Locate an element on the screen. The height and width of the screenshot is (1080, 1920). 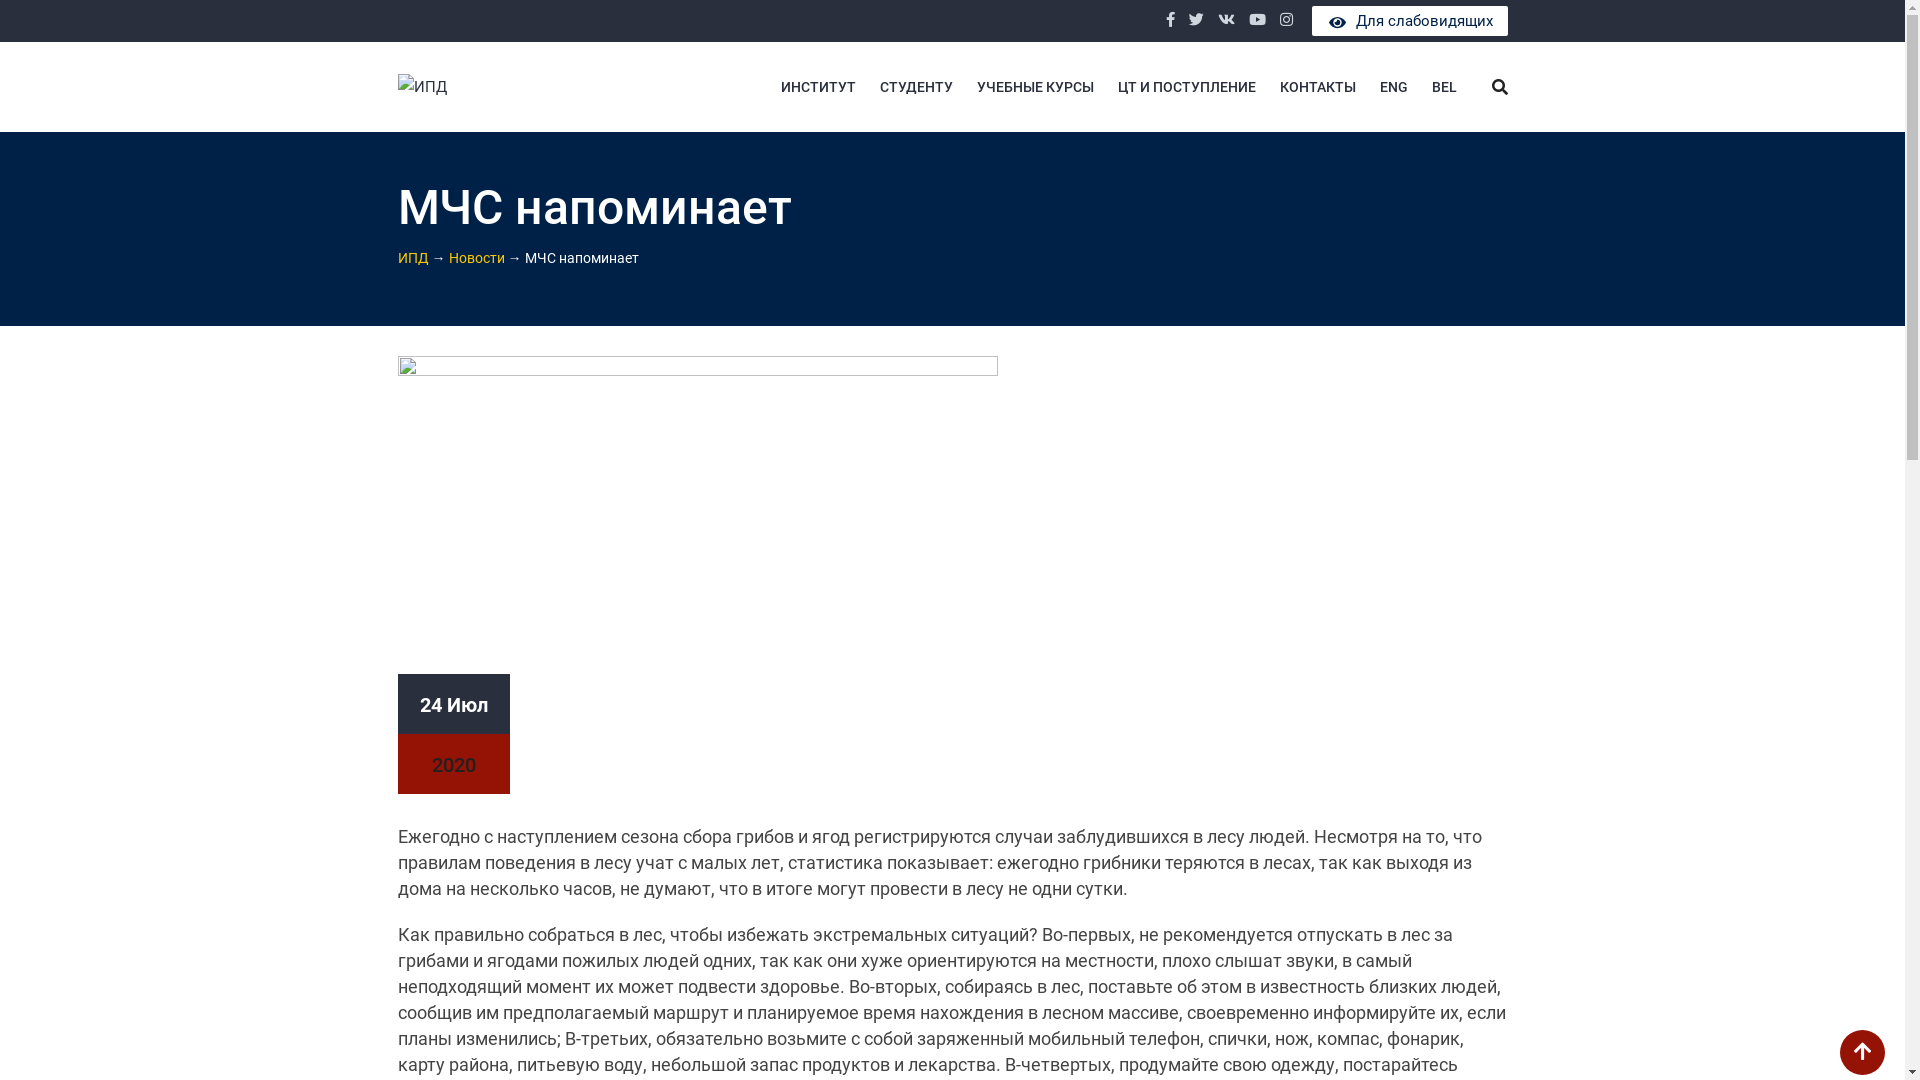
'ENG' is located at coordinates (1368, 86).